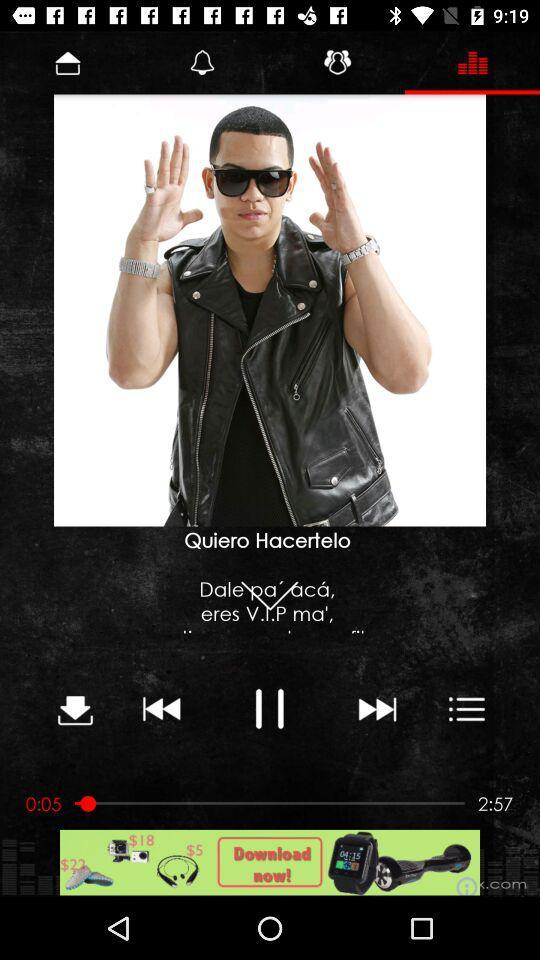 Image resolution: width=540 pixels, height=960 pixels. Describe the element at coordinates (161, 708) in the screenshot. I see `the av_rewind icon` at that location.